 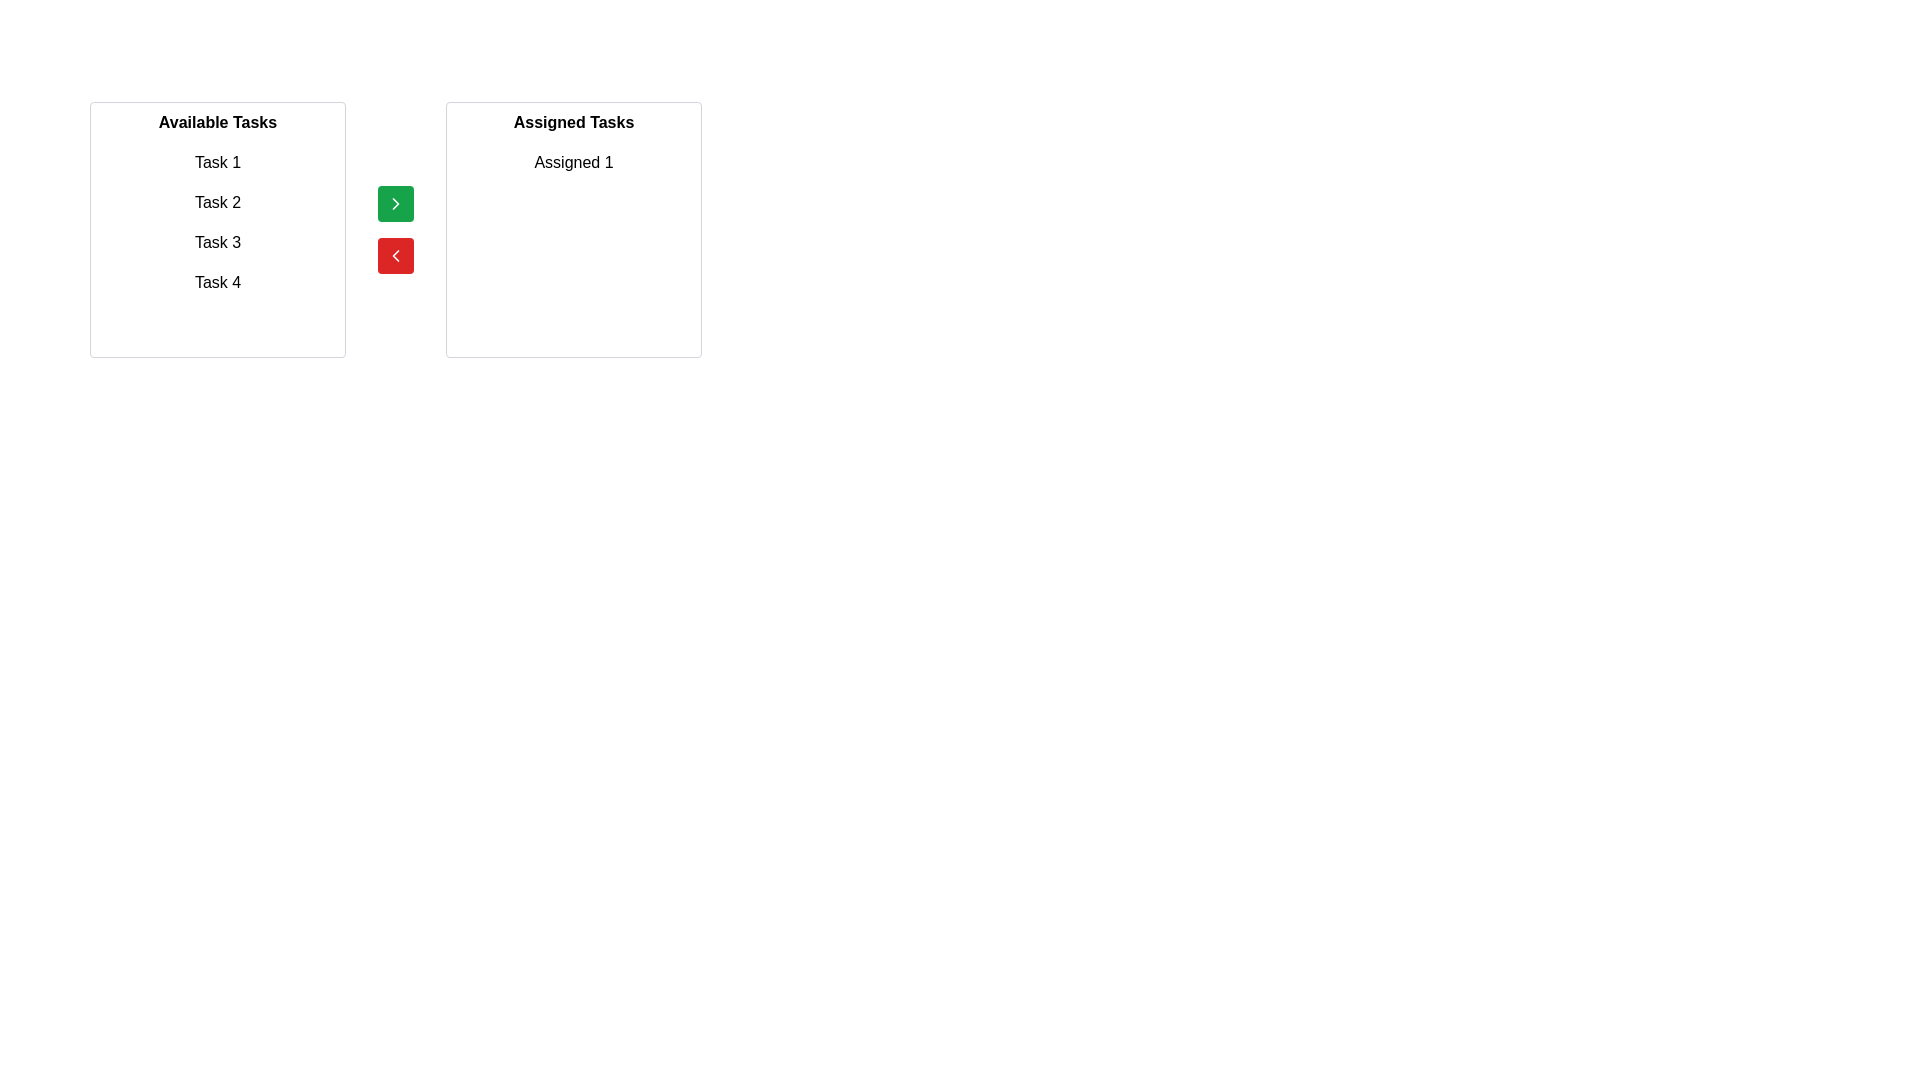 What do you see at coordinates (217, 161) in the screenshot?
I see `the 'Task 1' text label, which is the topmost element in the 'Available Tasks' section` at bounding box center [217, 161].